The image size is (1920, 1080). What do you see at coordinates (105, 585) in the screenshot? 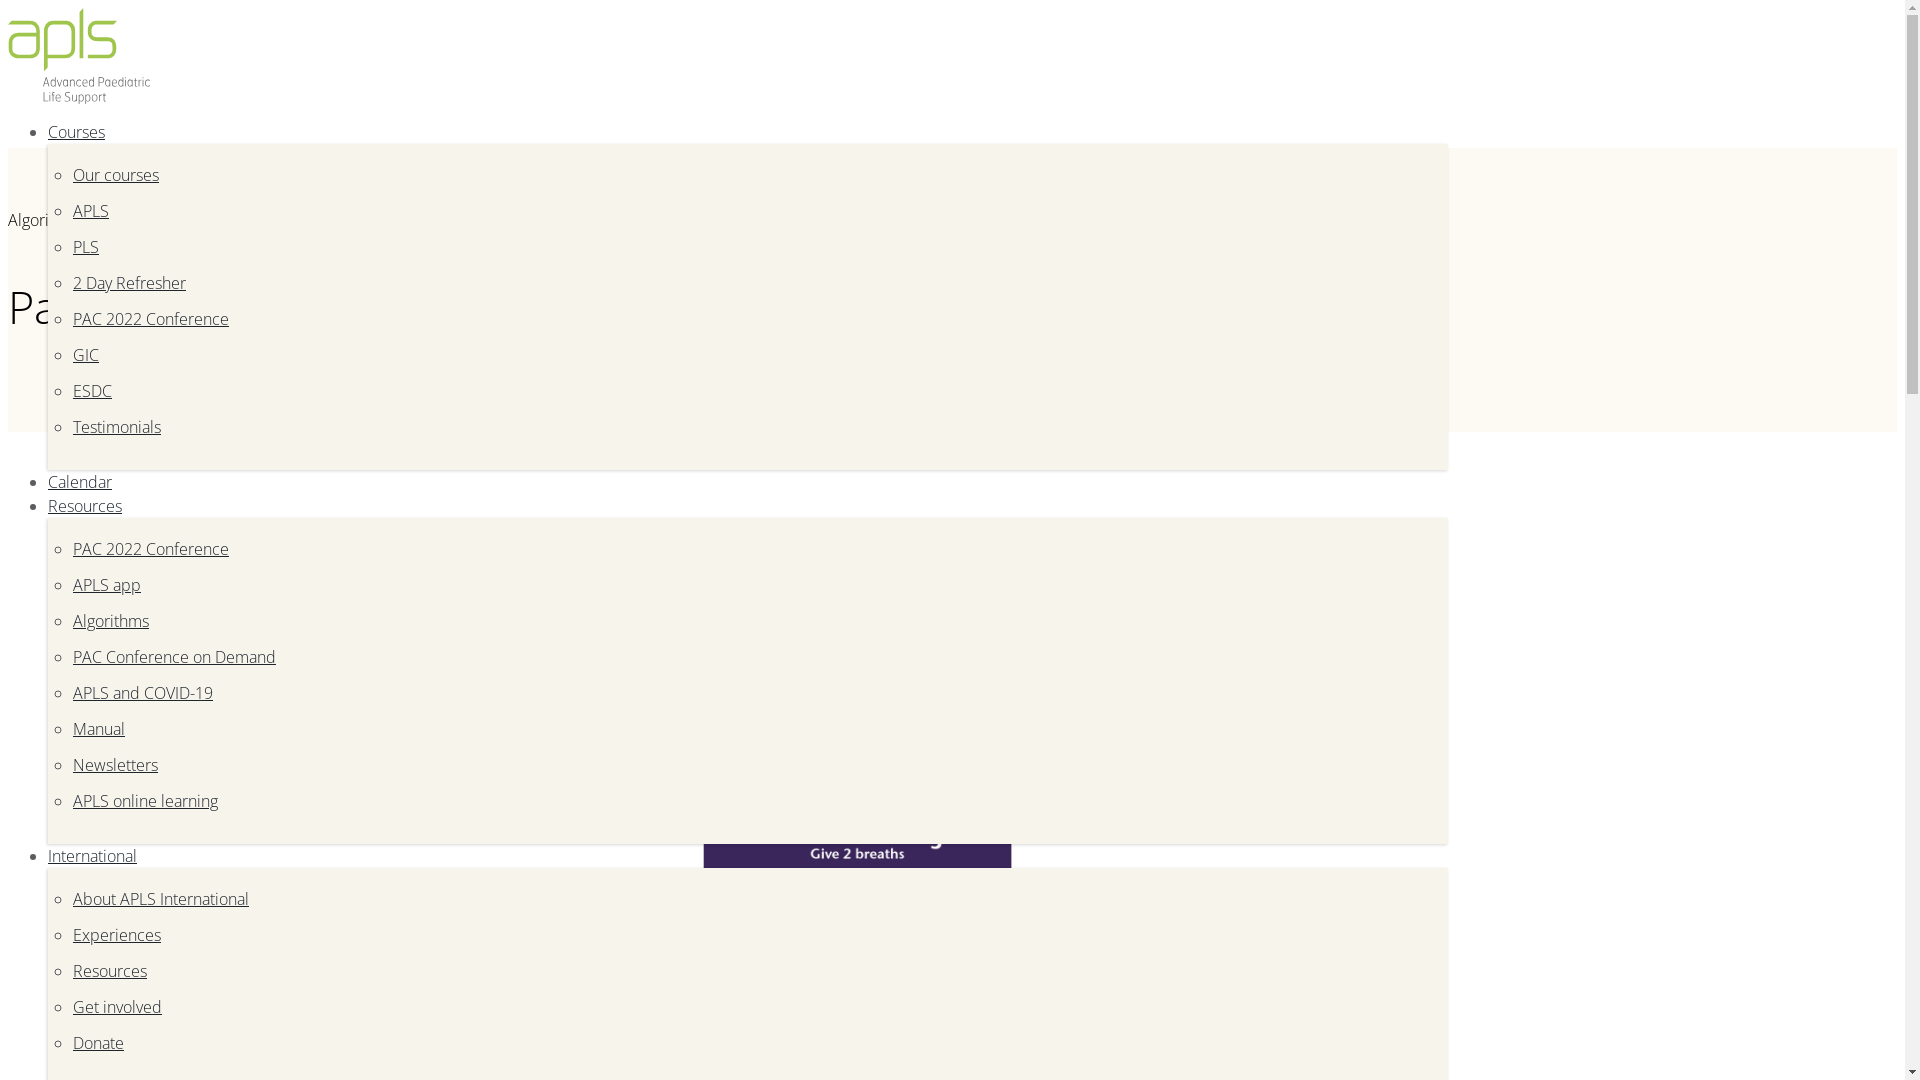
I see `'APLS app'` at bounding box center [105, 585].